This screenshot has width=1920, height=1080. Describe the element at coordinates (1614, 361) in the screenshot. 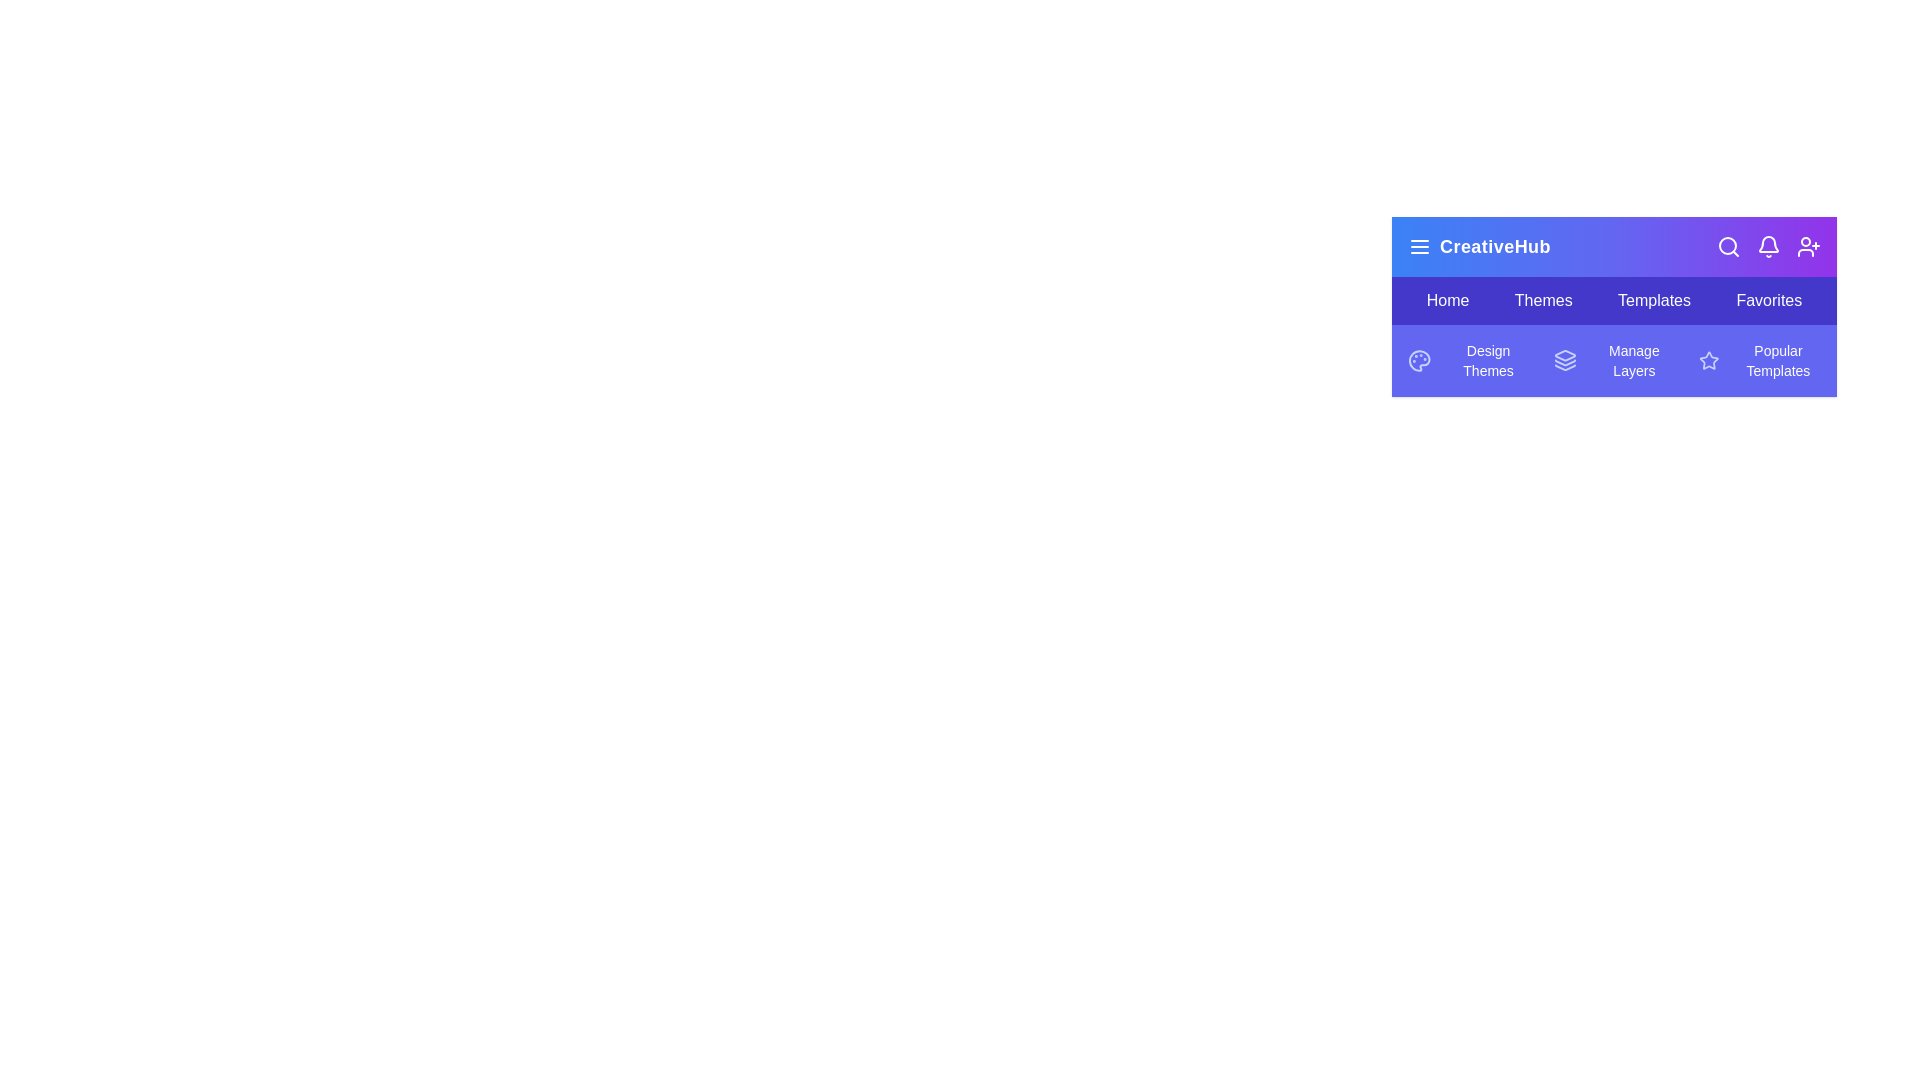

I see `the sub-menu option Manage Layers` at that location.